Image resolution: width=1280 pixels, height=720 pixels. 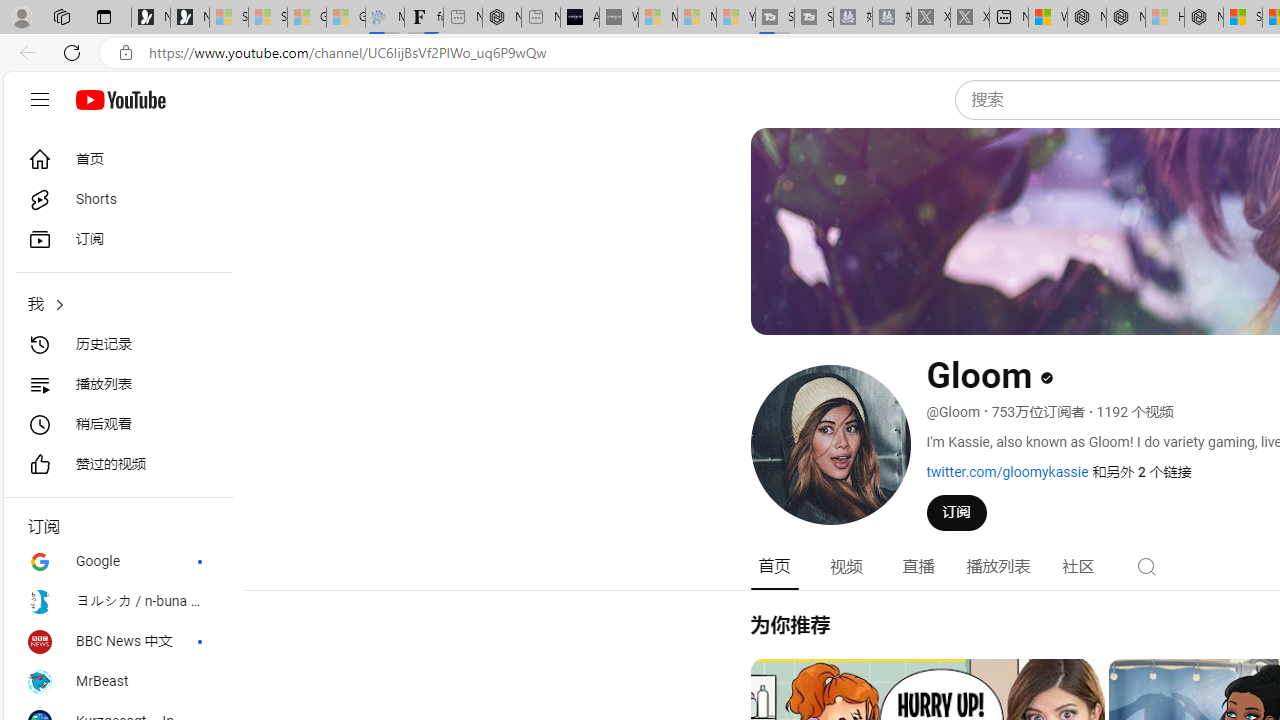 What do you see at coordinates (116, 680) in the screenshot?
I see `'MrBeast'` at bounding box center [116, 680].